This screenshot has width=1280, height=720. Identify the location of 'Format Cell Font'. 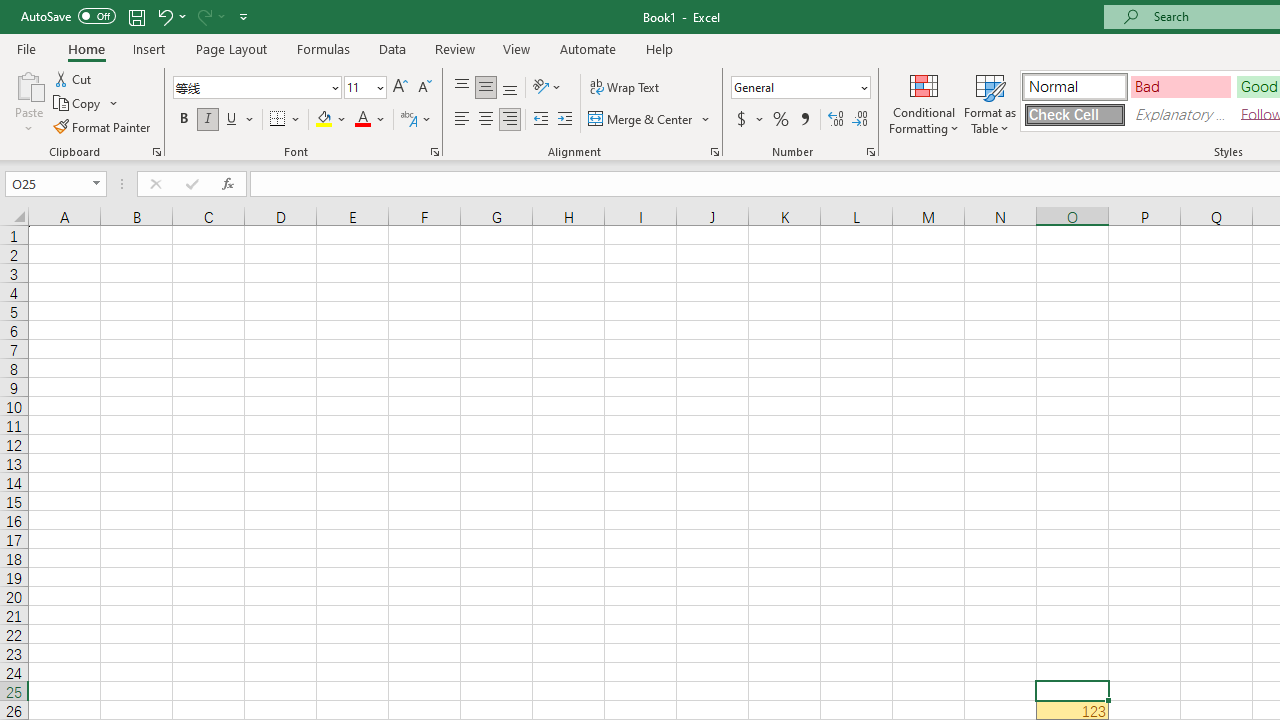
(434, 150).